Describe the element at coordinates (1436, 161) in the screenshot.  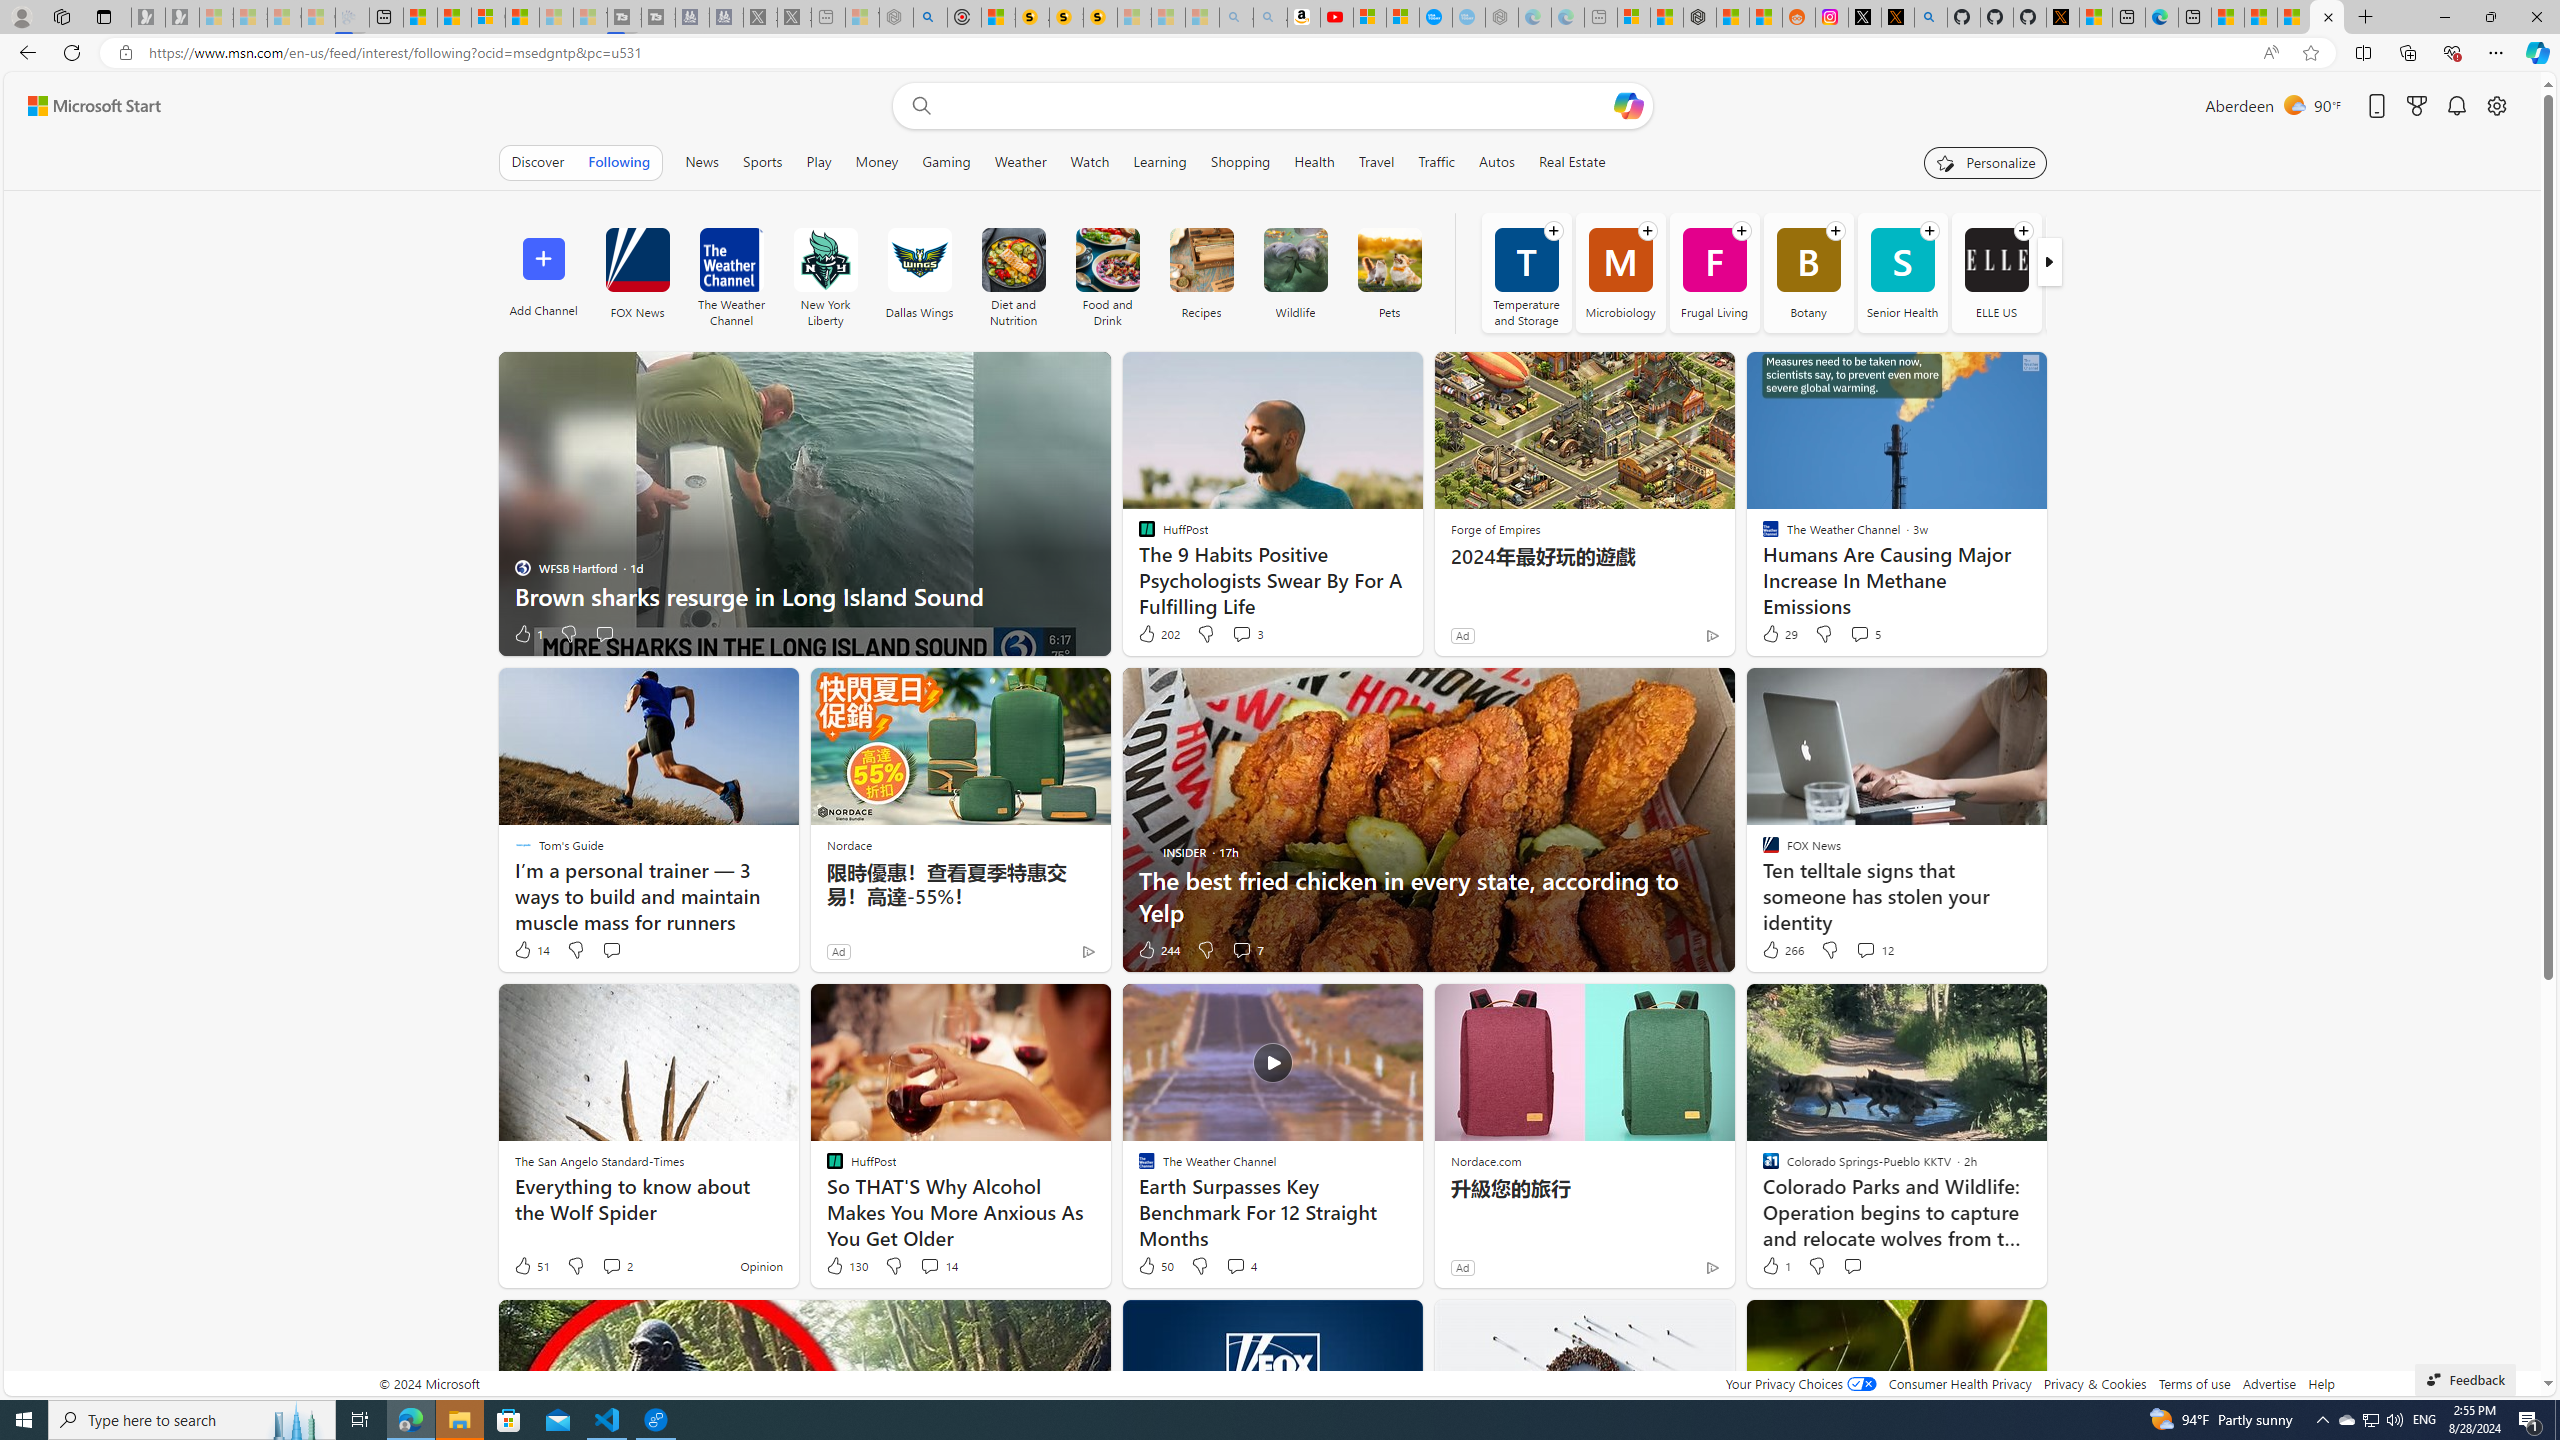
I see `'Traffic'` at that location.